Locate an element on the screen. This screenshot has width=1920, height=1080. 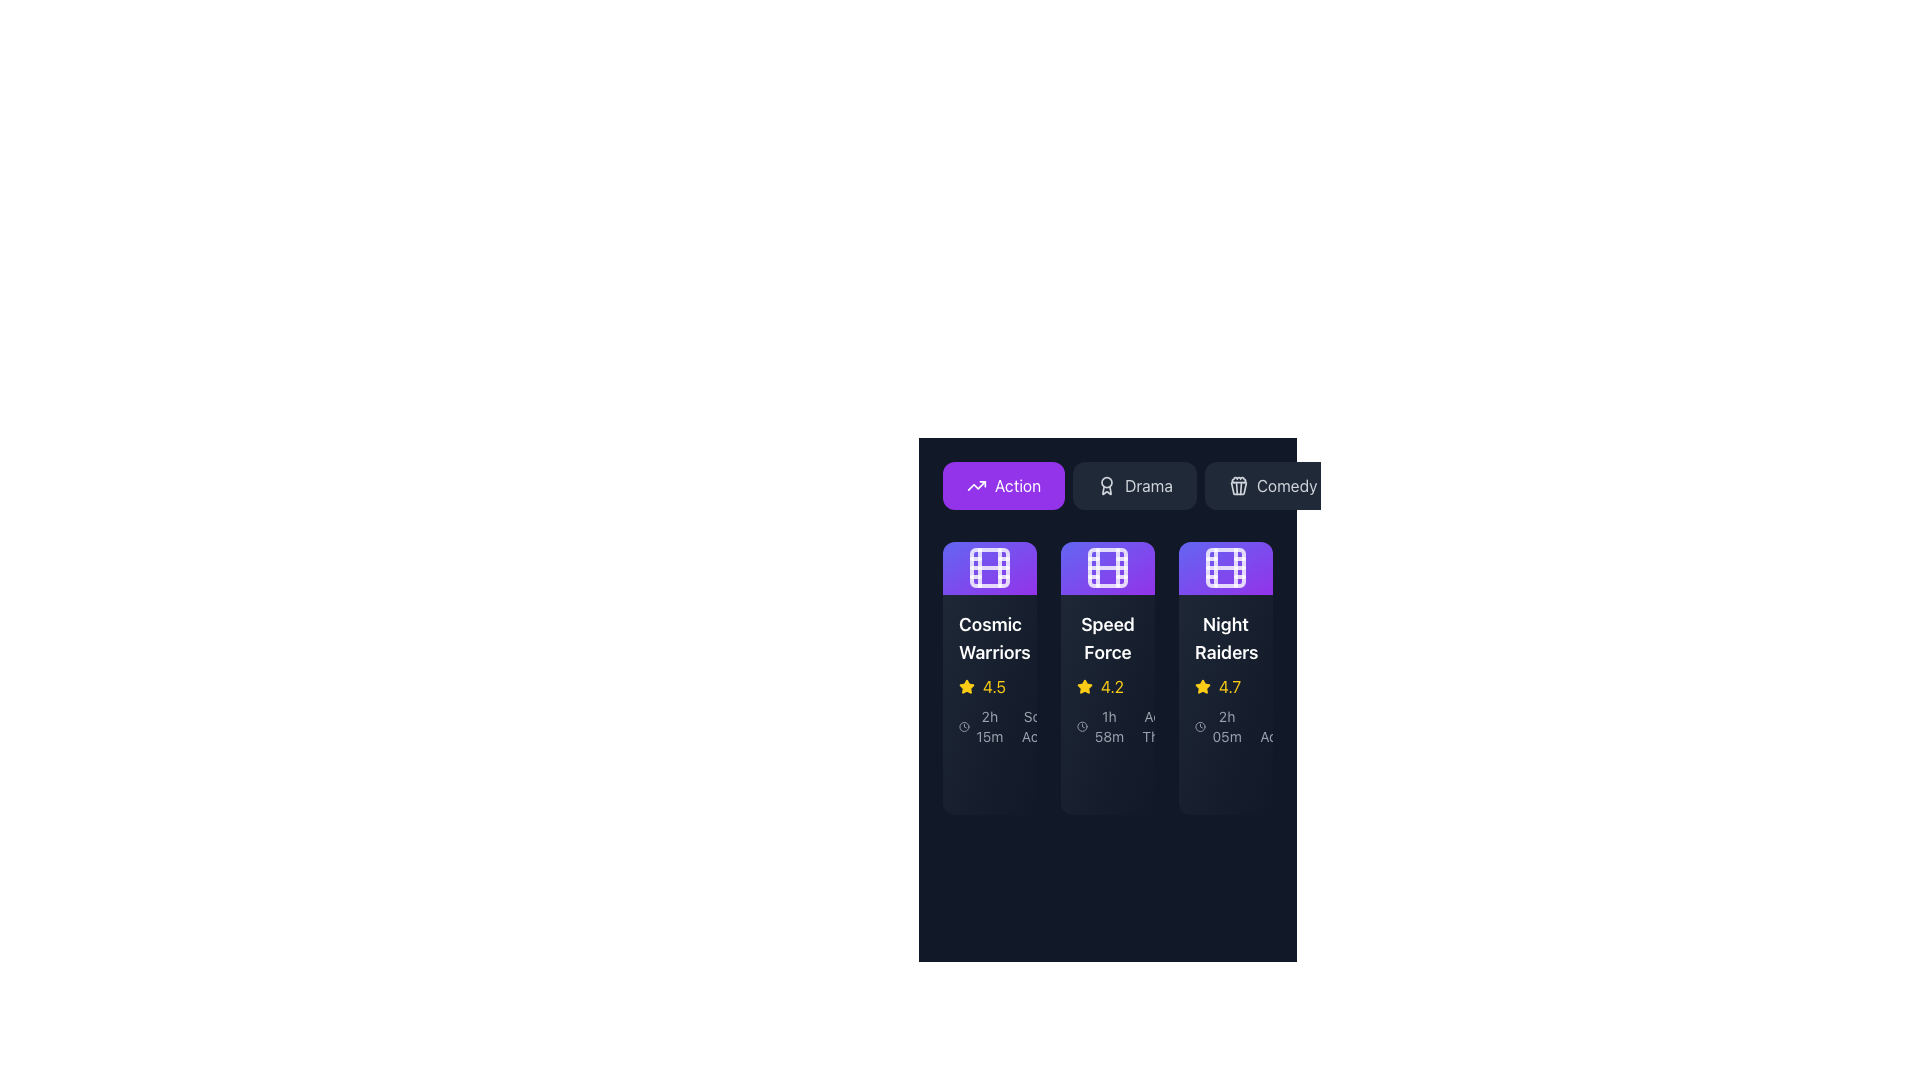
the icons within the 'Speed Force' Information Card, which features a film reel icon and is the second card in the grid layout under the 'Action', 'Drama', and 'Comedy' tabs is located at coordinates (1107, 637).